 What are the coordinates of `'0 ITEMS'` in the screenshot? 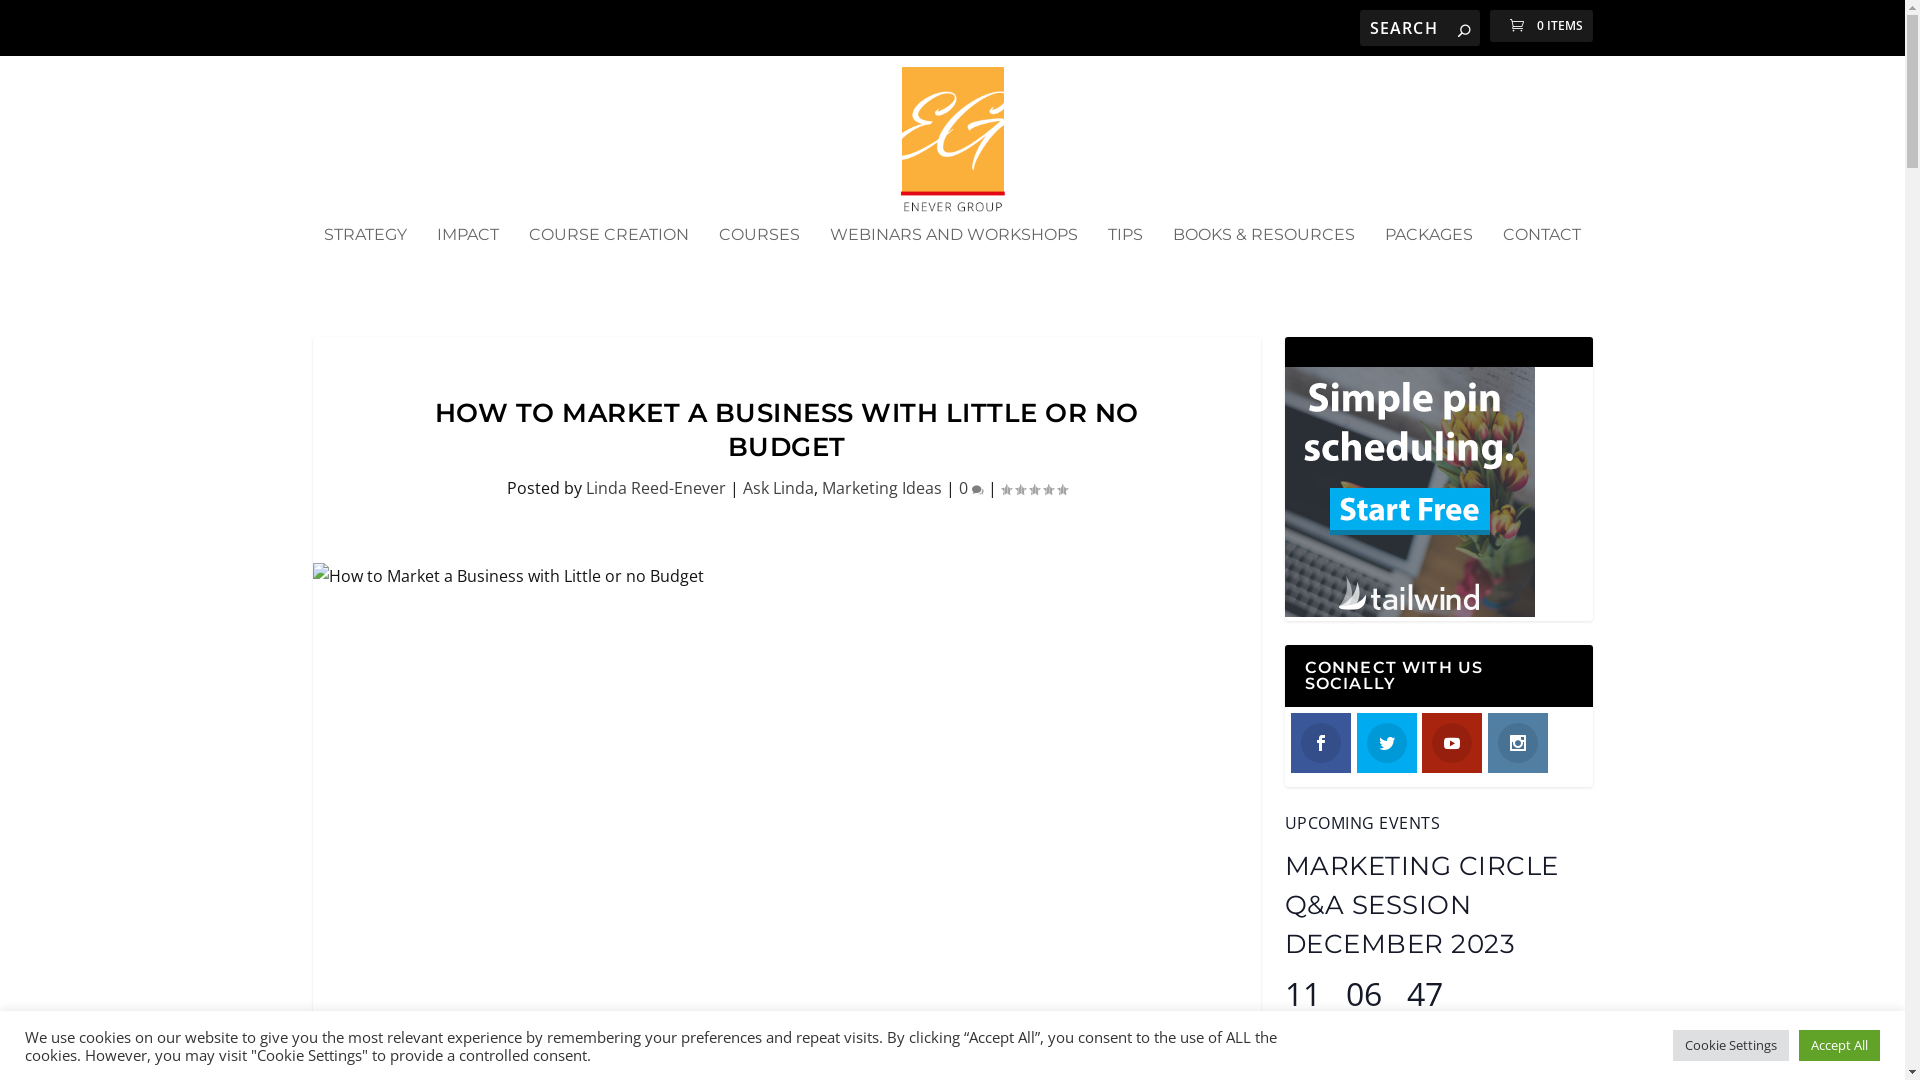 It's located at (1540, 26).